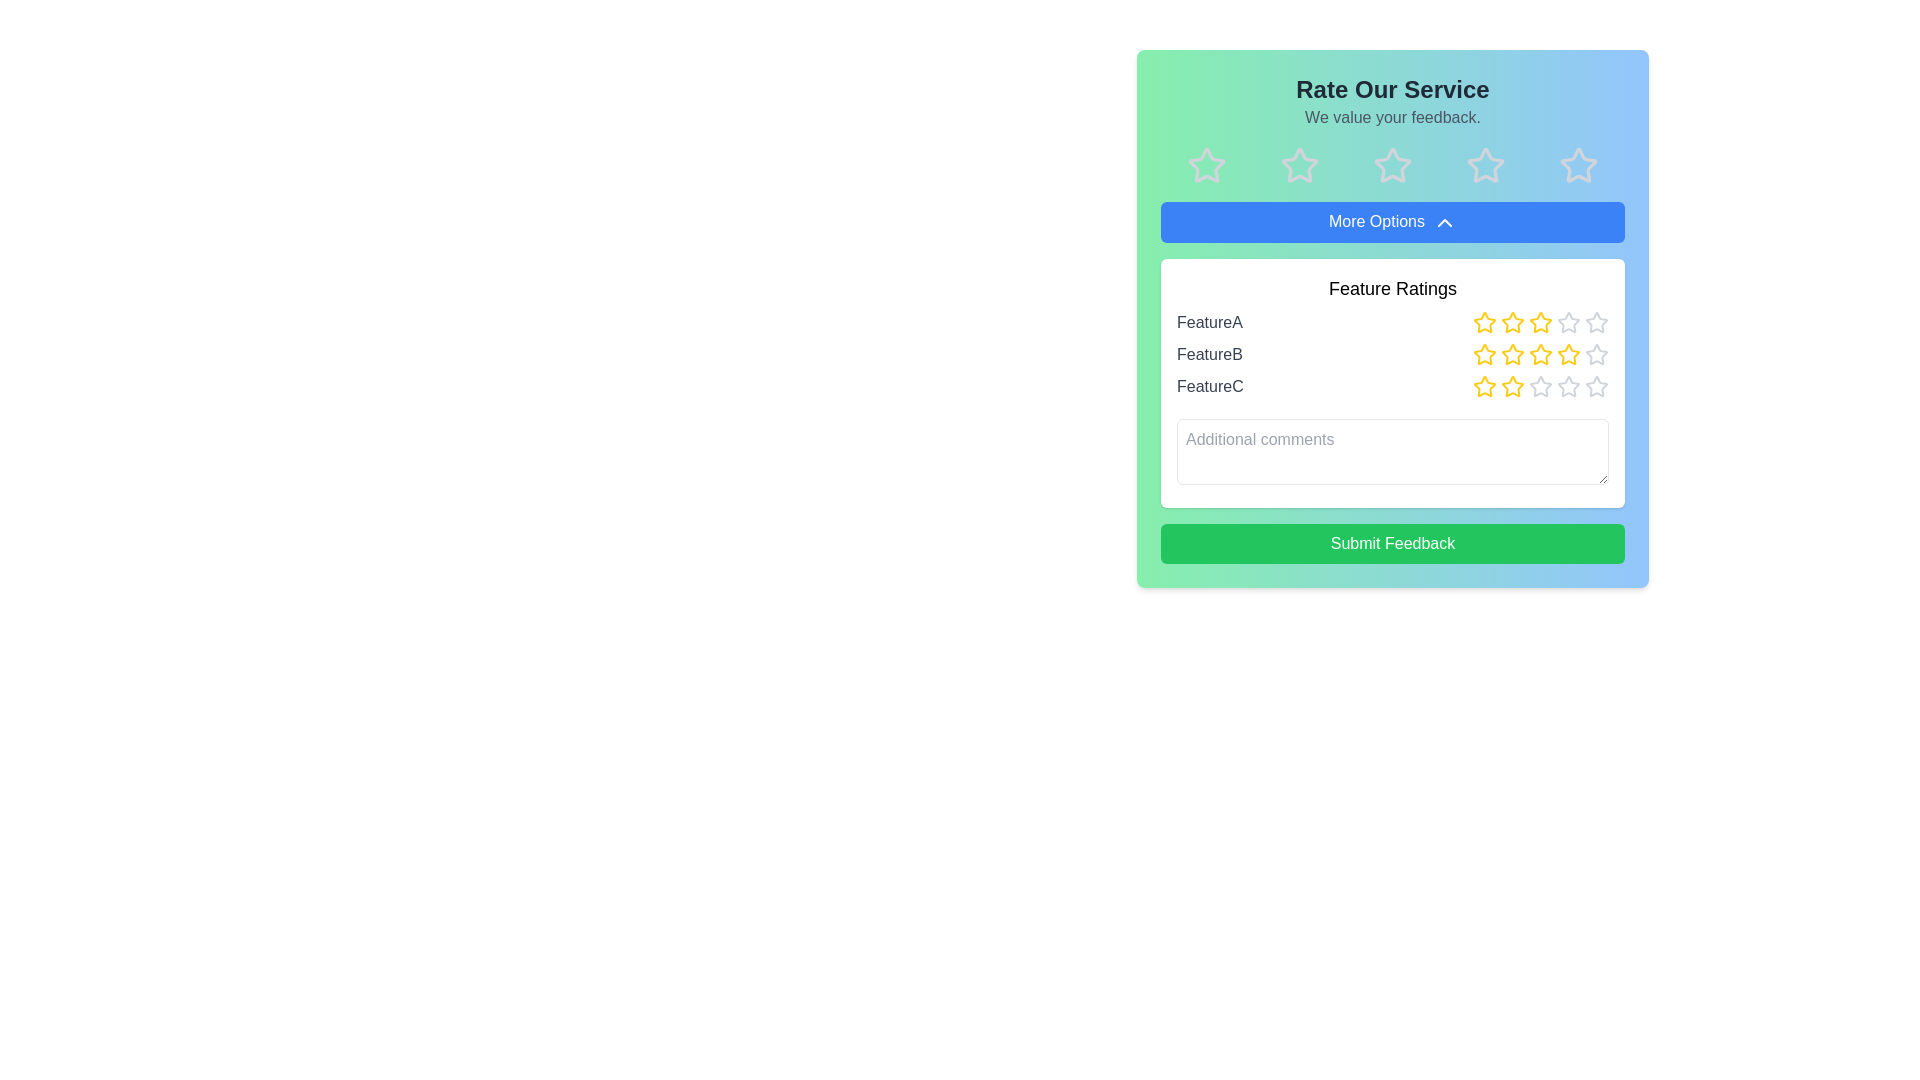 The width and height of the screenshot is (1920, 1080). I want to click on the 'More Options' button with a blue background and white text, so click(1391, 222).